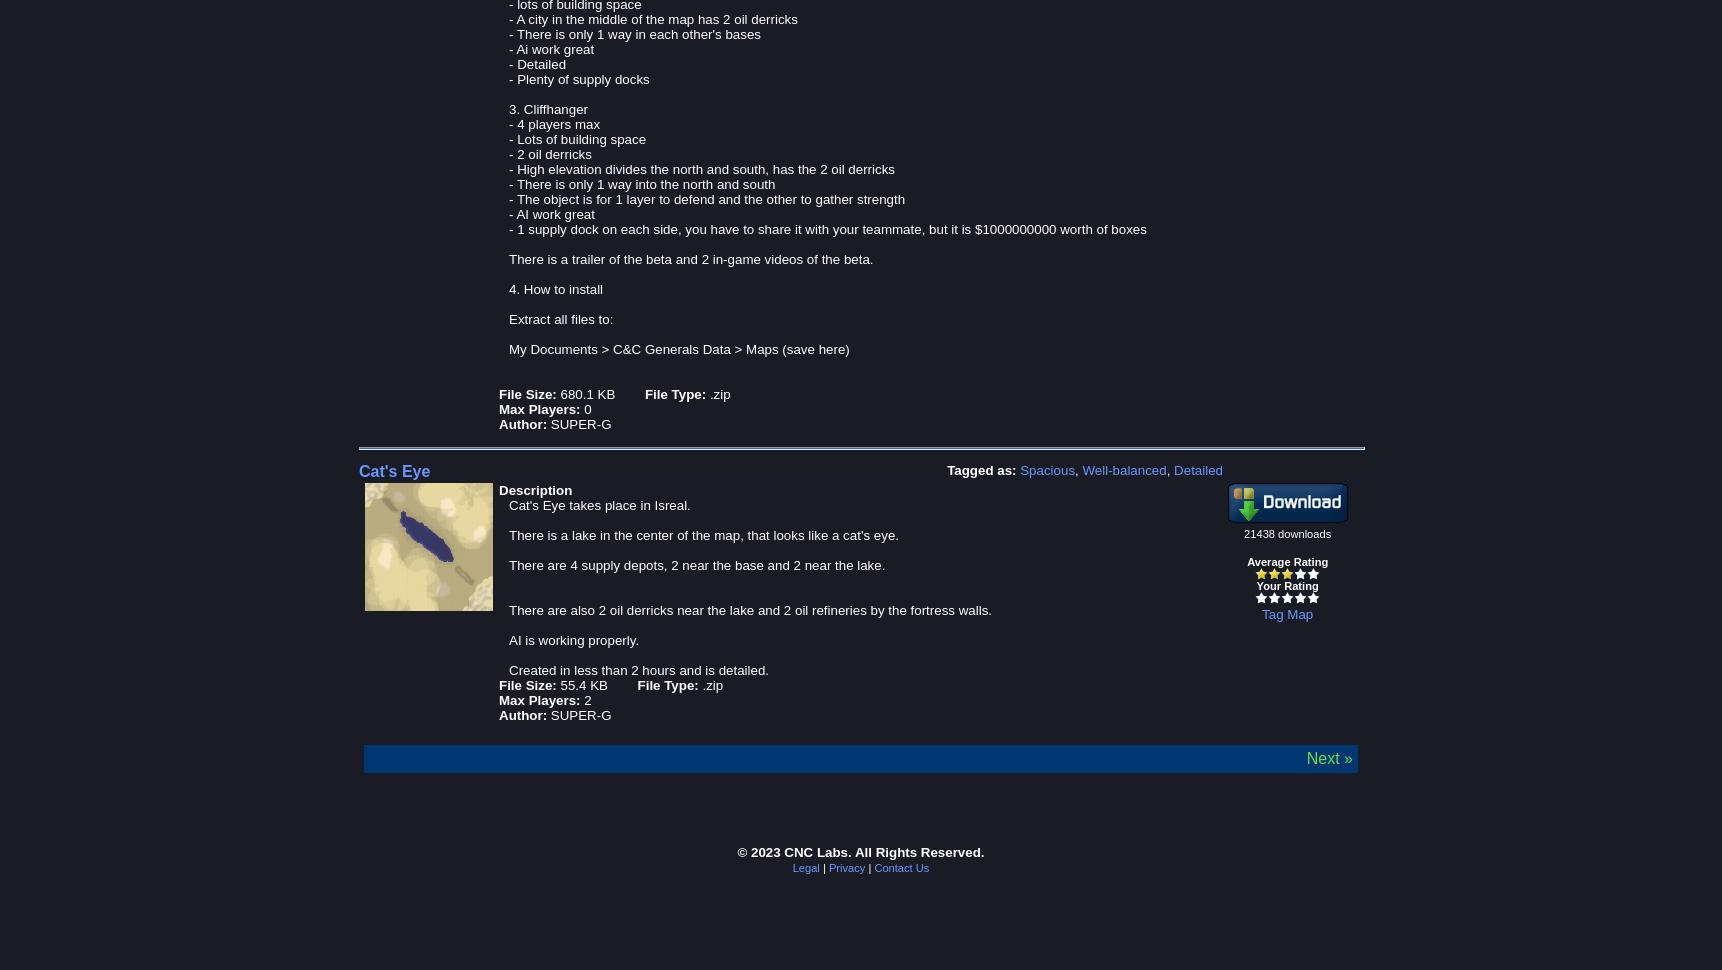 The height and width of the screenshot is (970, 1722). Describe the element at coordinates (509, 18) in the screenshot. I see `'- A city in the middle of the map has 2 oil derricks'` at that location.